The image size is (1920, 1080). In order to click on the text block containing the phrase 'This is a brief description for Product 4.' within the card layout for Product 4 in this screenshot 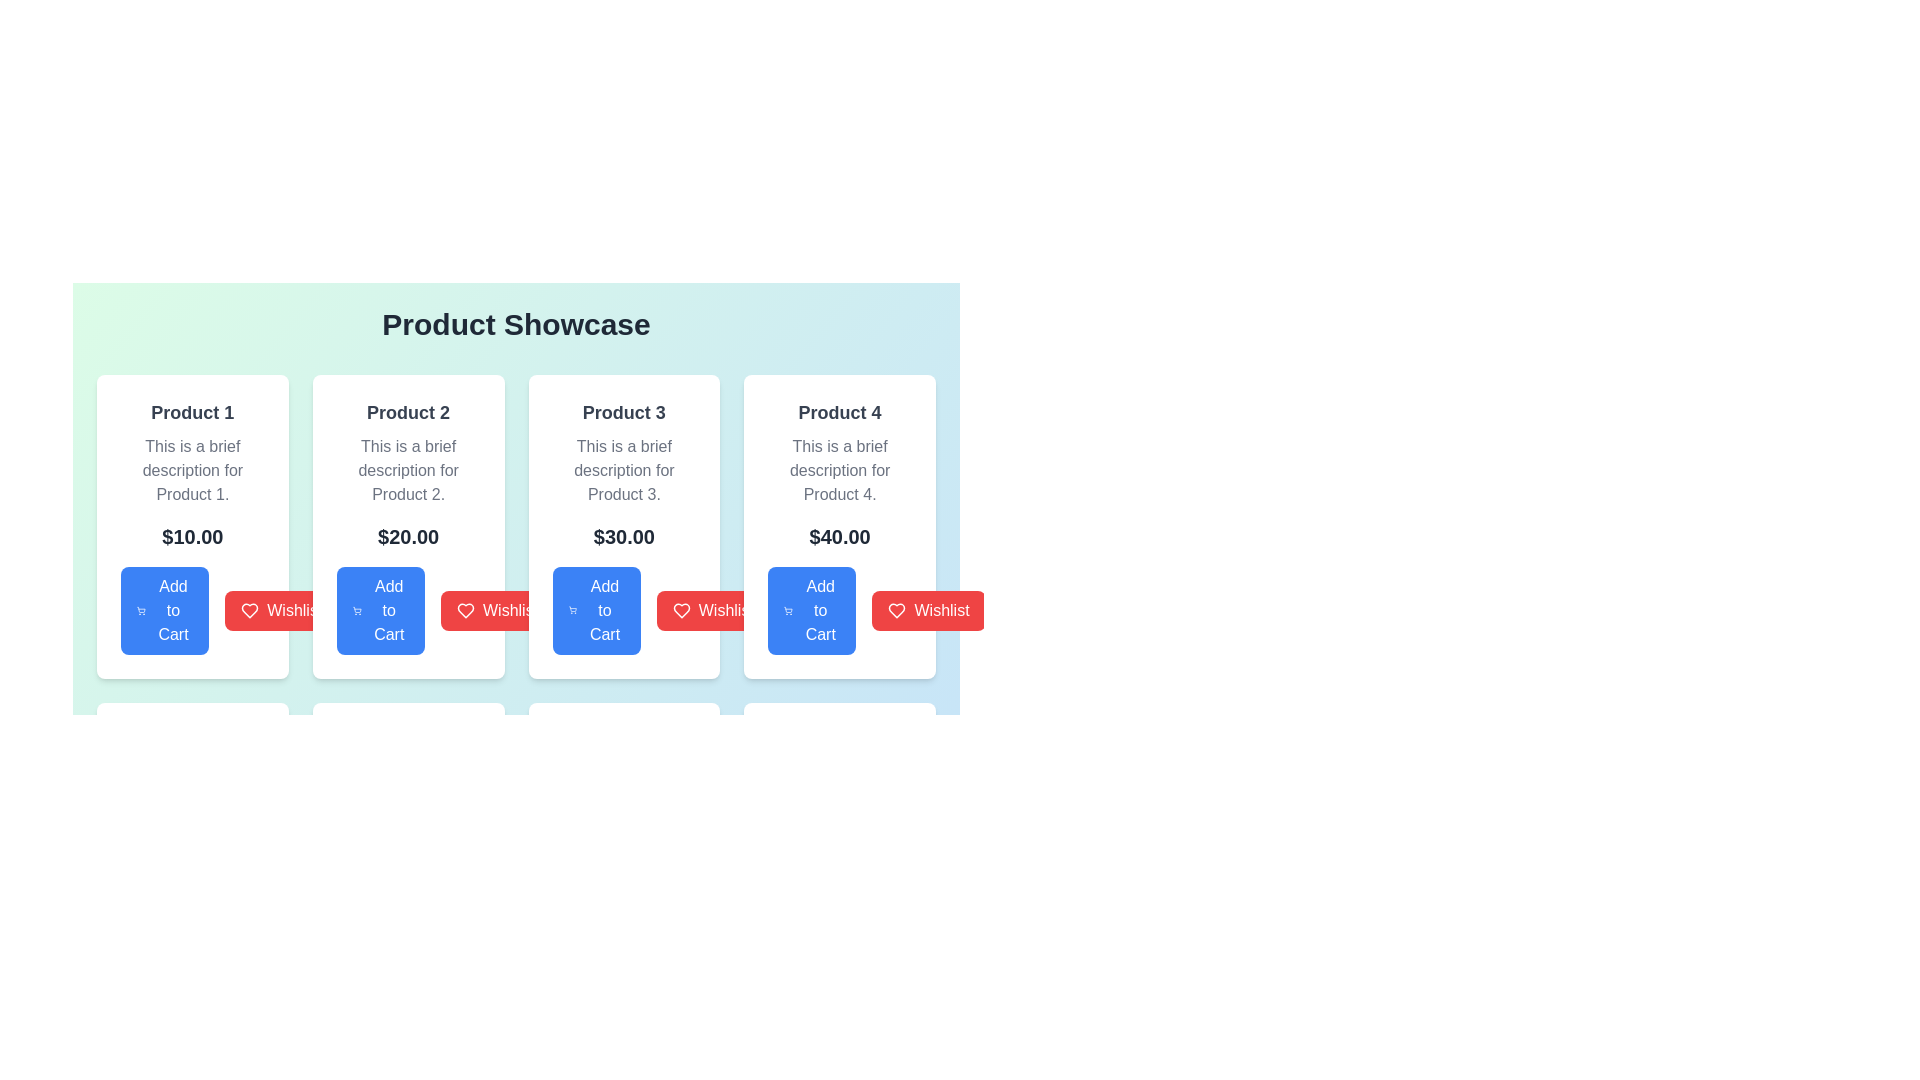, I will do `click(840, 470)`.